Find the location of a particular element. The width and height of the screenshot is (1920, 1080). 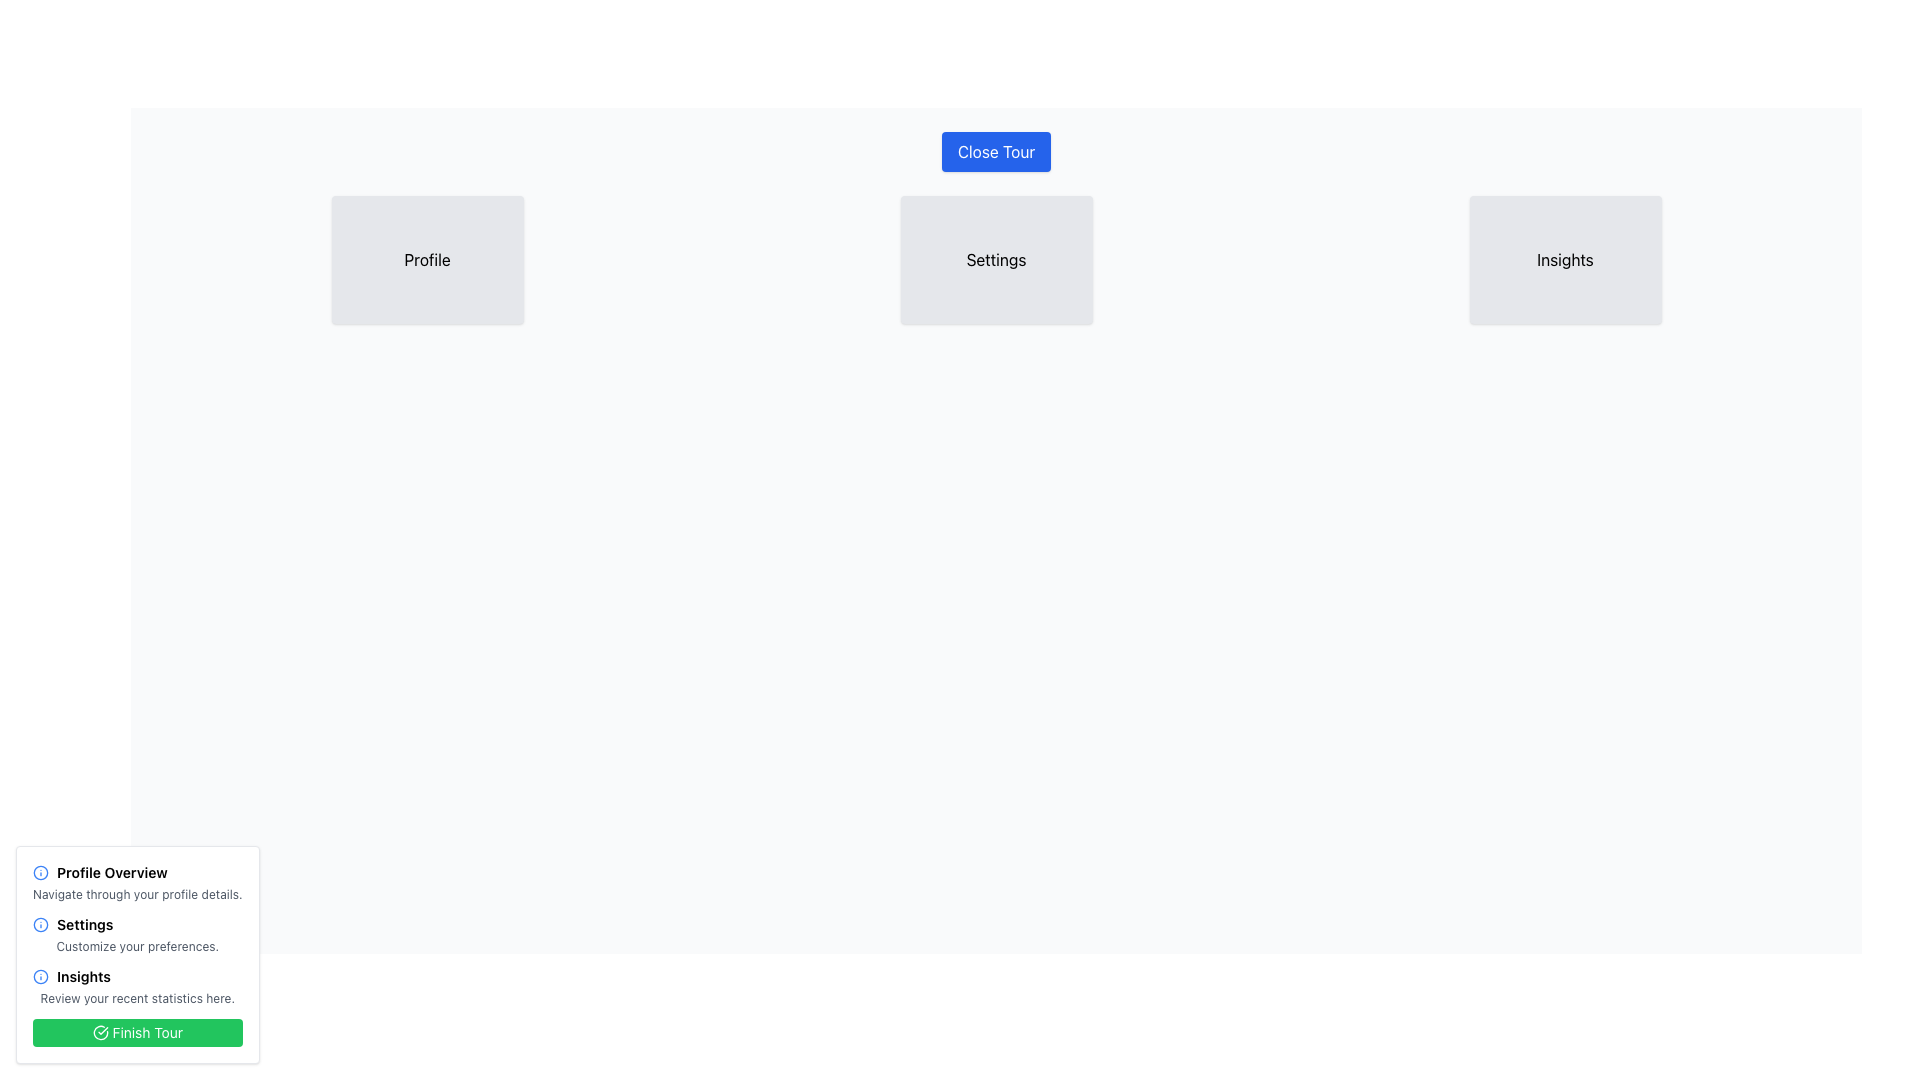

text from the 'Profile Overview' label which is the first item in a list-like structure, styled with a smaller font size and bold weight, located to the right of an informational icon is located at coordinates (111, 871).